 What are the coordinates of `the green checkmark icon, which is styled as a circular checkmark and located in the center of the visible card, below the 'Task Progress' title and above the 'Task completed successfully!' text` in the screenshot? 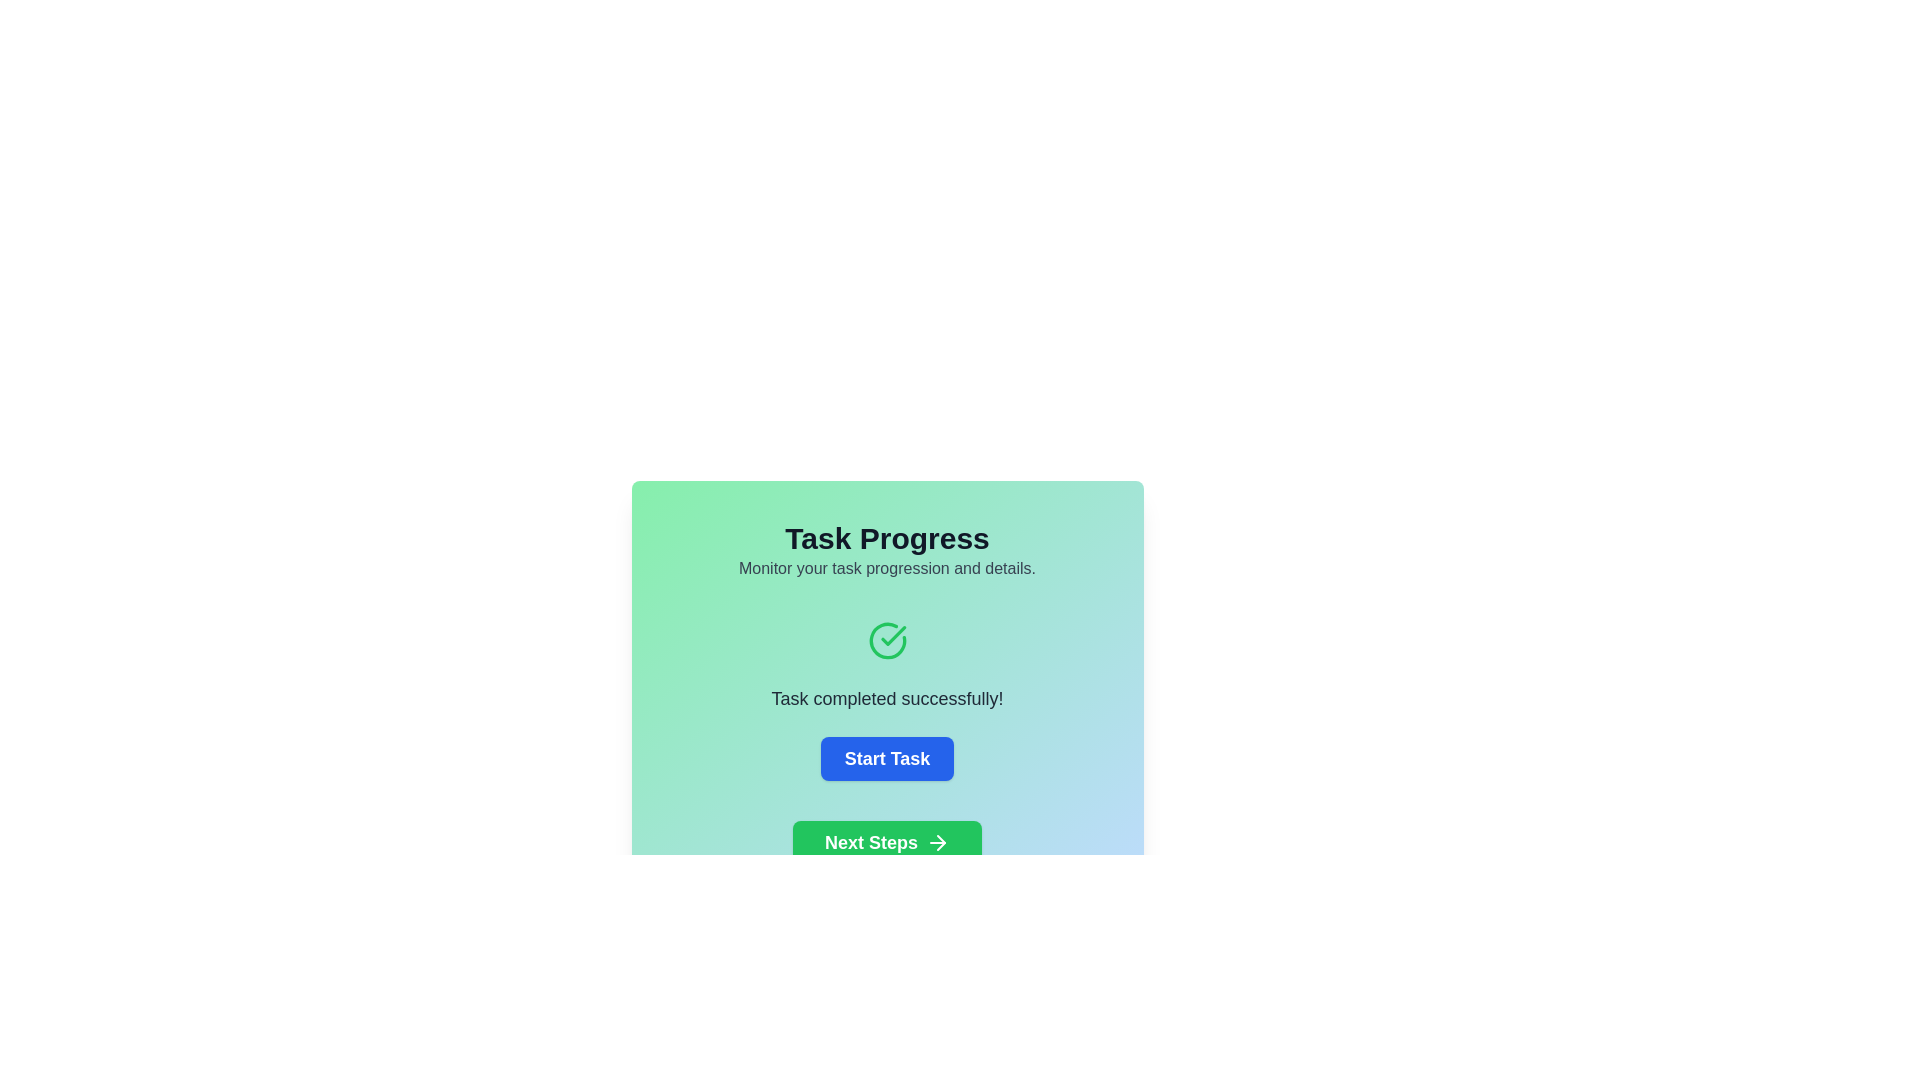 It's located at (892, 636).